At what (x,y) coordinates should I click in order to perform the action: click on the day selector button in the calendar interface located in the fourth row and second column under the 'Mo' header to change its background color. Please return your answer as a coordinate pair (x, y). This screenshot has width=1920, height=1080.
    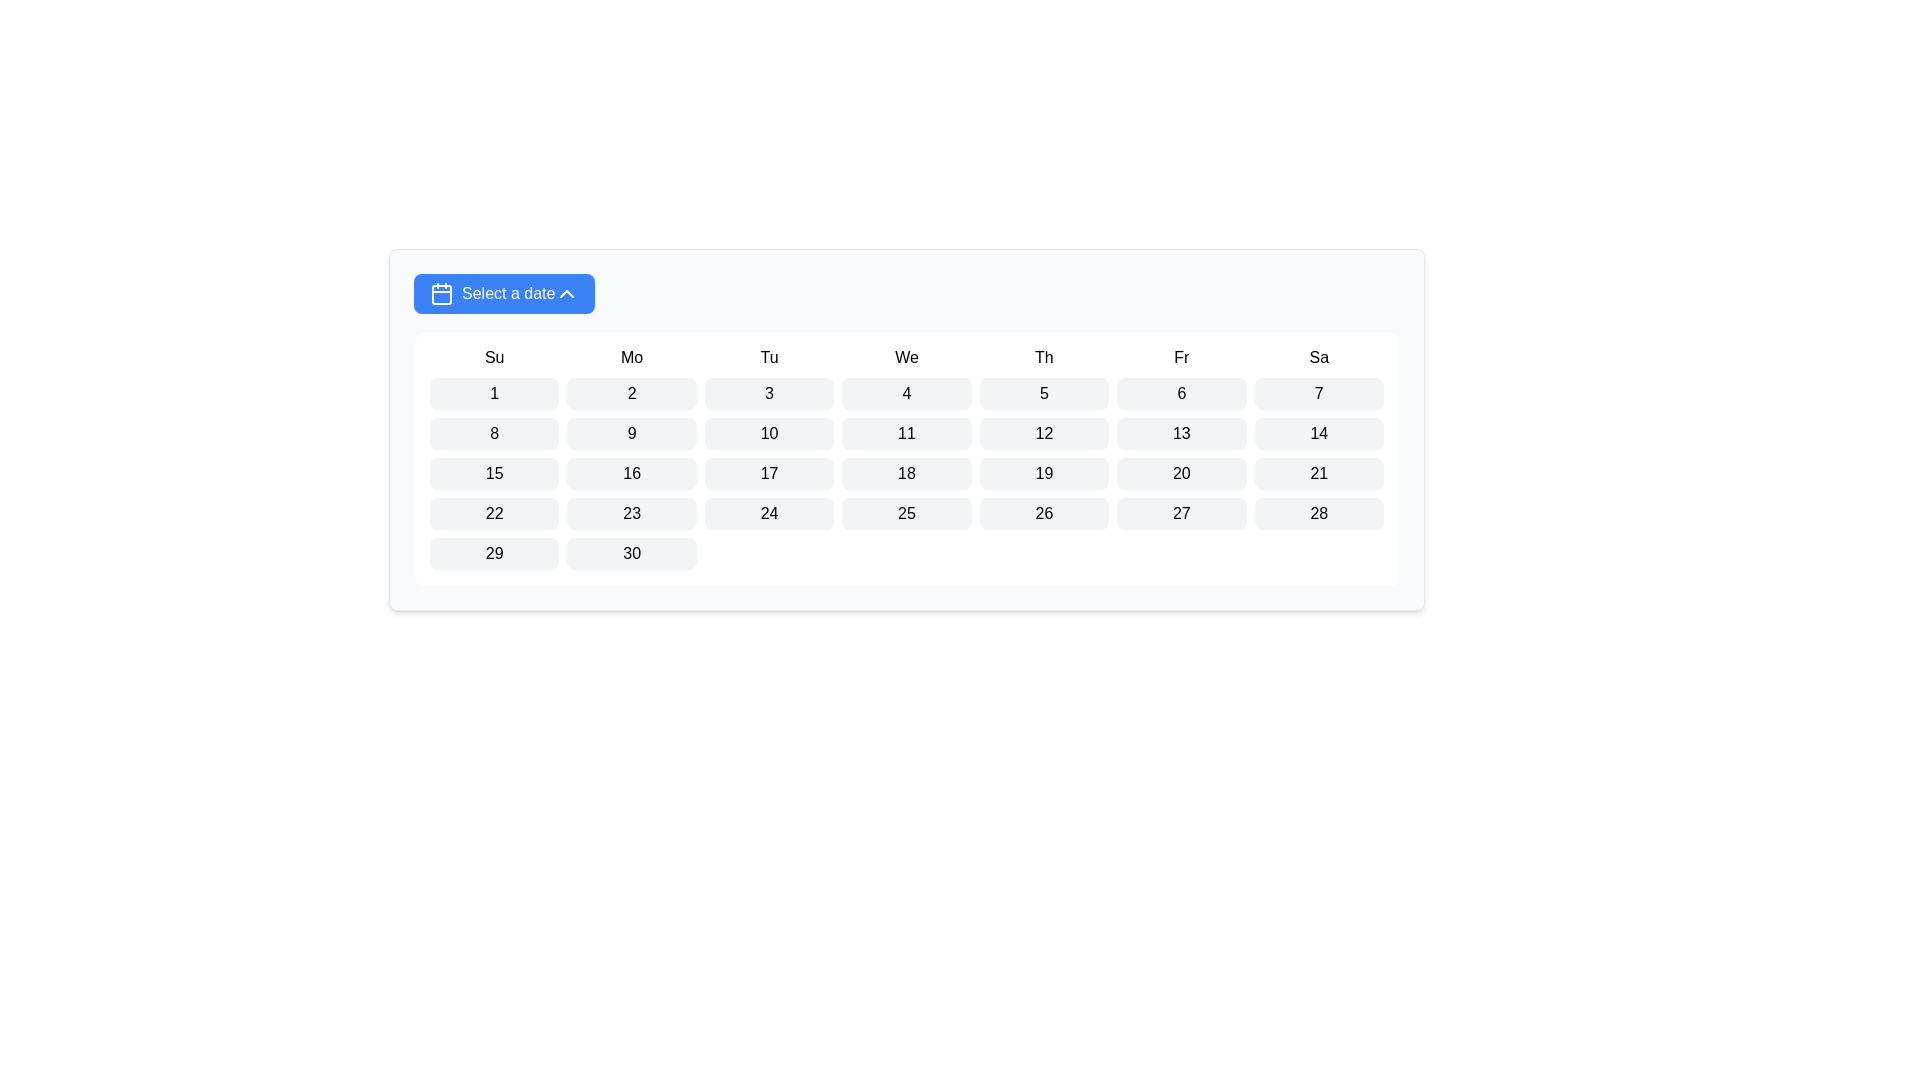
    Looking at the image, I should click on (631, 512).